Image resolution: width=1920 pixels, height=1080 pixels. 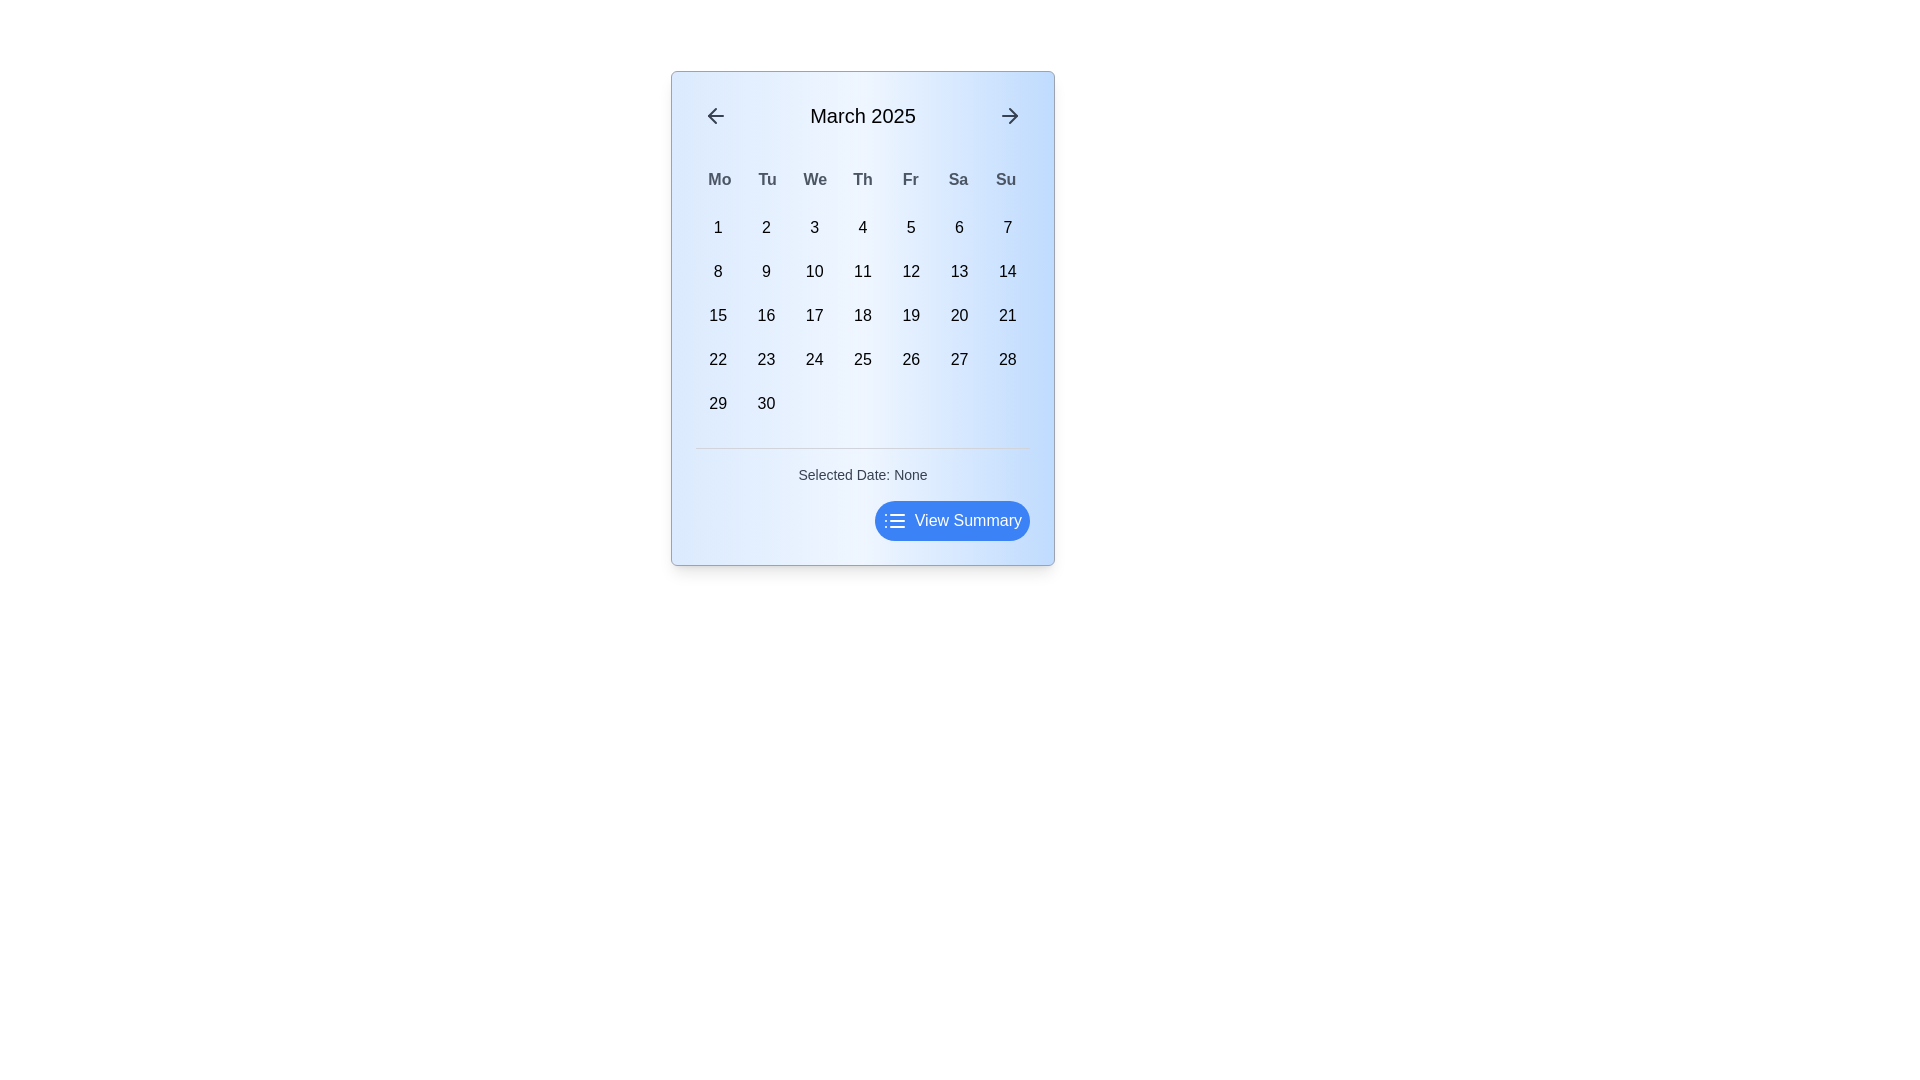 What do you see at coordinates (863, 180) in the screenshot?
I see `the text header row displaying abbreviated weekday names (Mo, Tu, We, Th, Fr, Sa, Su) in bold gray font, positioned below 'March 2025' and above the calendar grid` at bounding box center [863, 180].